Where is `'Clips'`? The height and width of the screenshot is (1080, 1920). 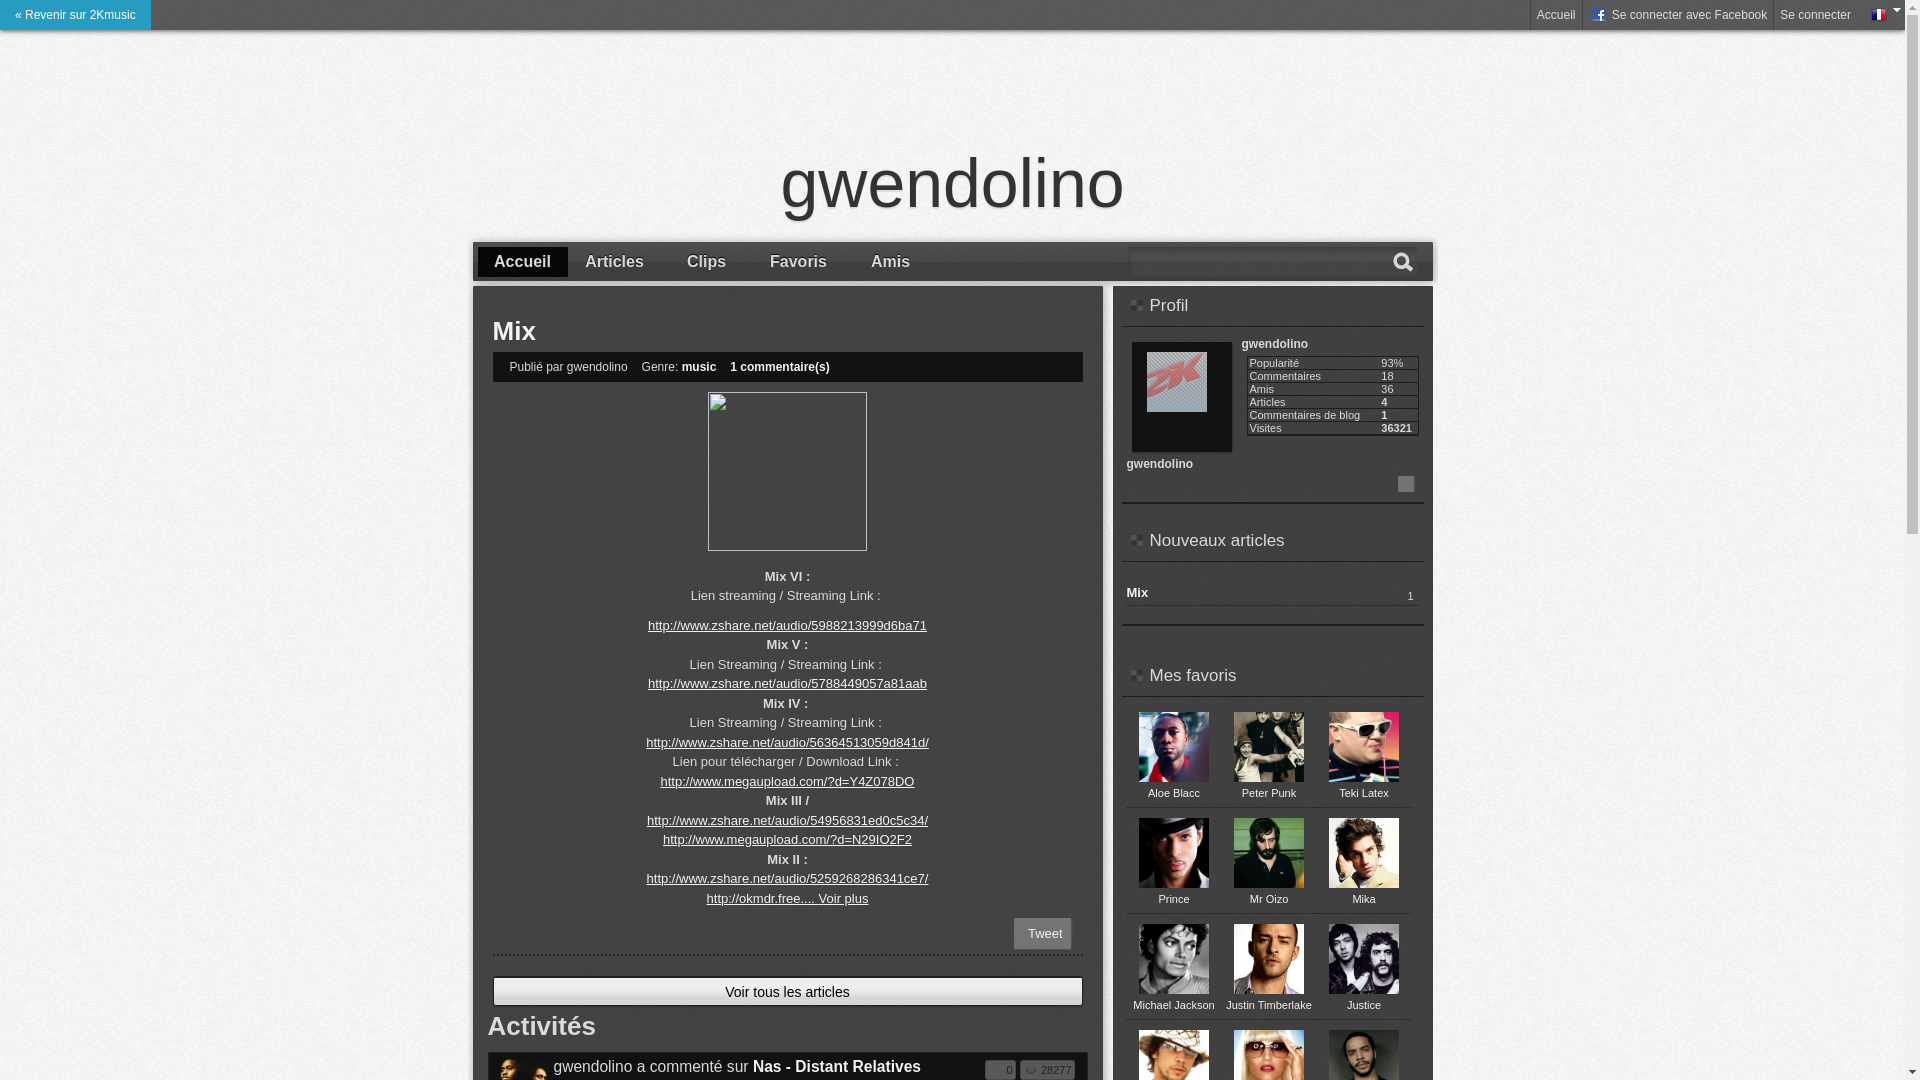
'Clips' is located at coordinates (706, 261).